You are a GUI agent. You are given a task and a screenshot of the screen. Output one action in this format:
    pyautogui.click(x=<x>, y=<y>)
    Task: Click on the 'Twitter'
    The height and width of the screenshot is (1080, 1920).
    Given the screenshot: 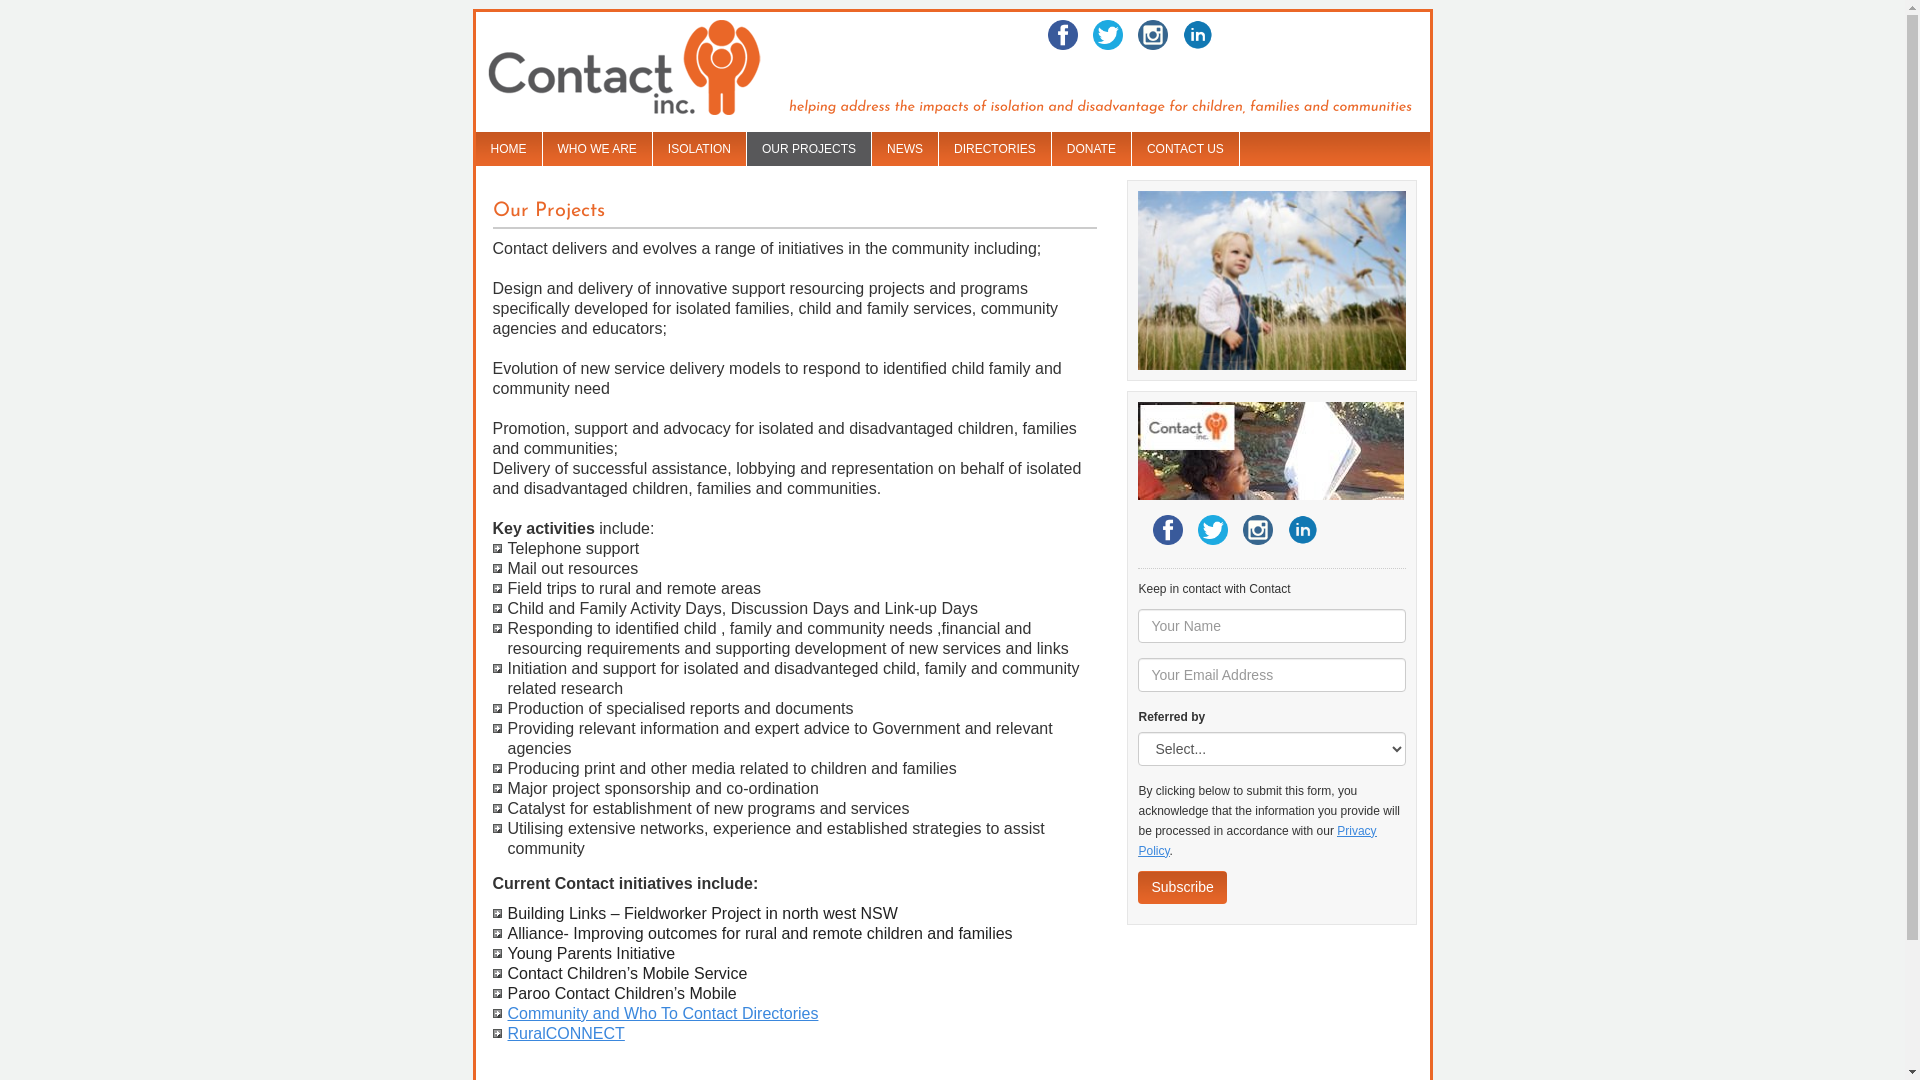 What is the action you would take?
    pyautogui.click(x=1106, y=34)
    